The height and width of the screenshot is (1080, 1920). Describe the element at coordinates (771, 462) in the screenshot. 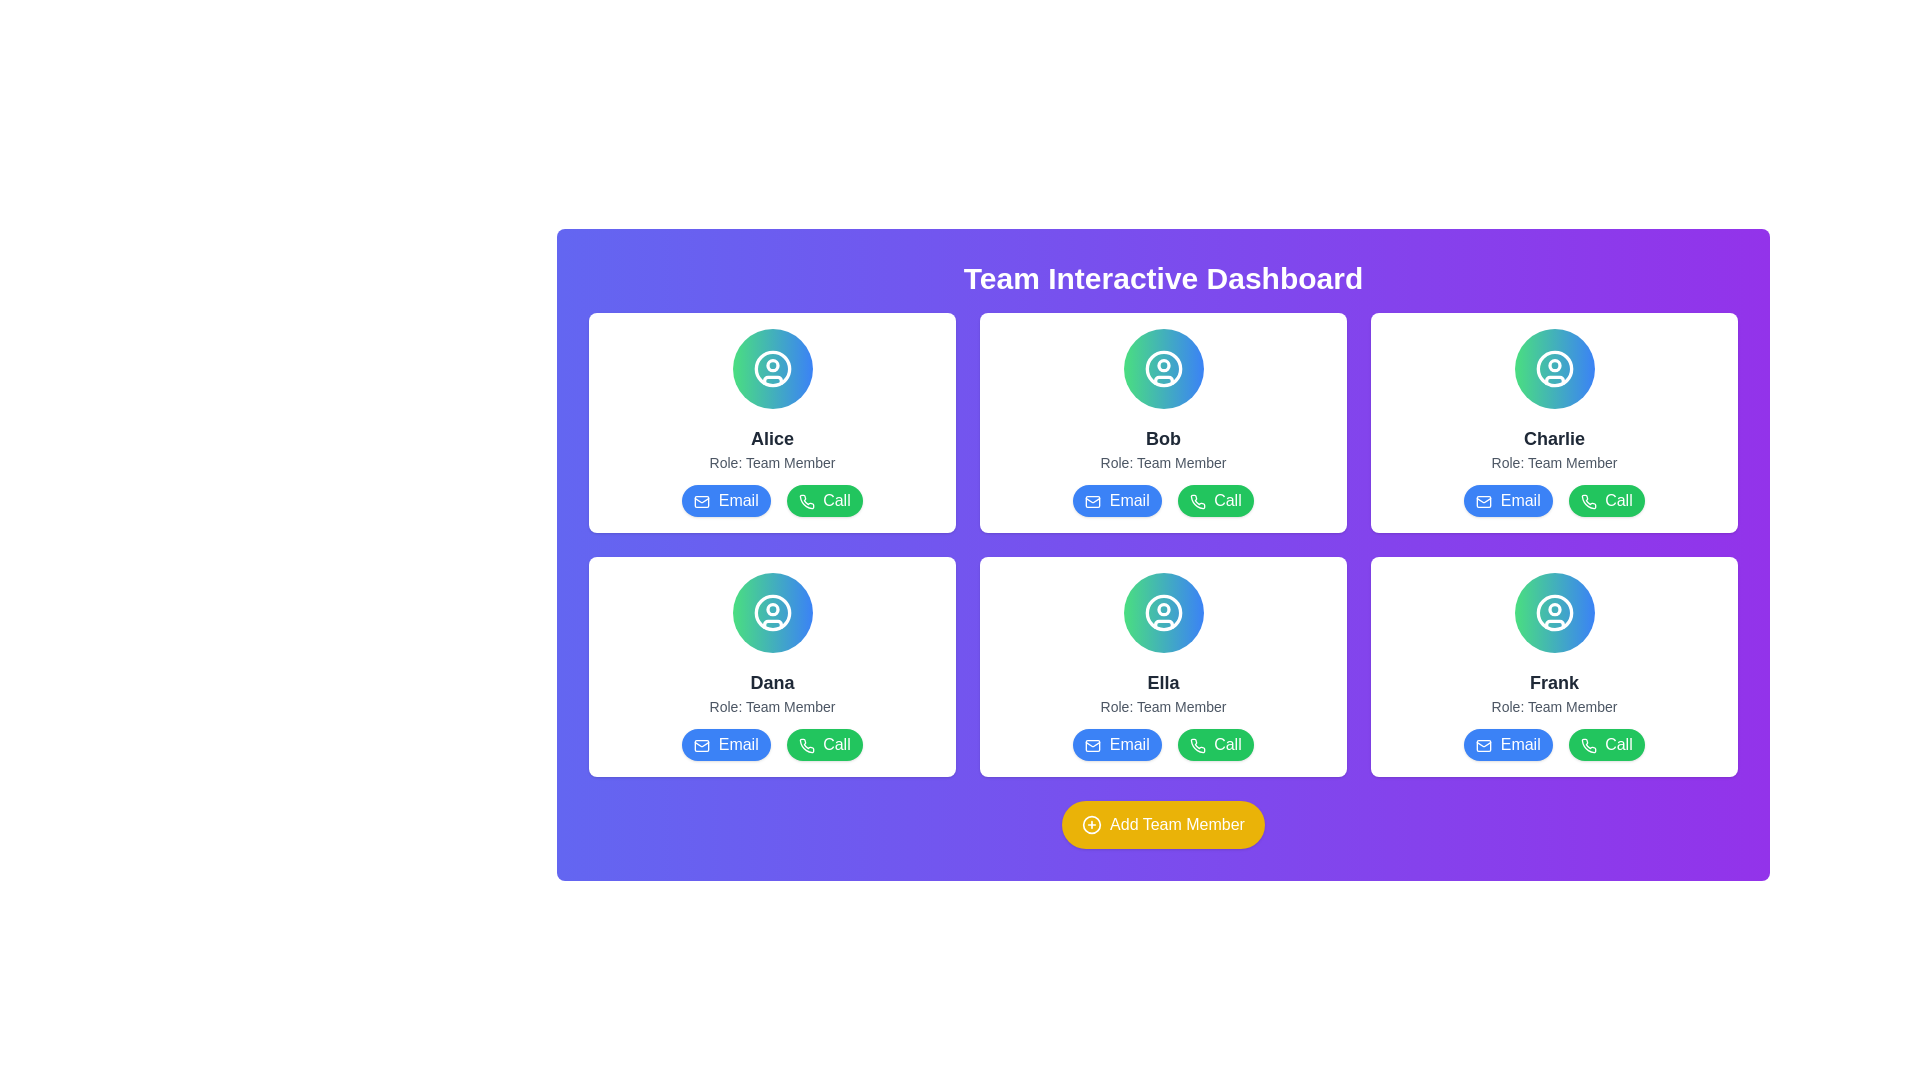

I see `the label displaying 'Role: Team Member', which is positioned beneath the title 'Alice' and above the buttons 'Email' and 'Call'` at that location.